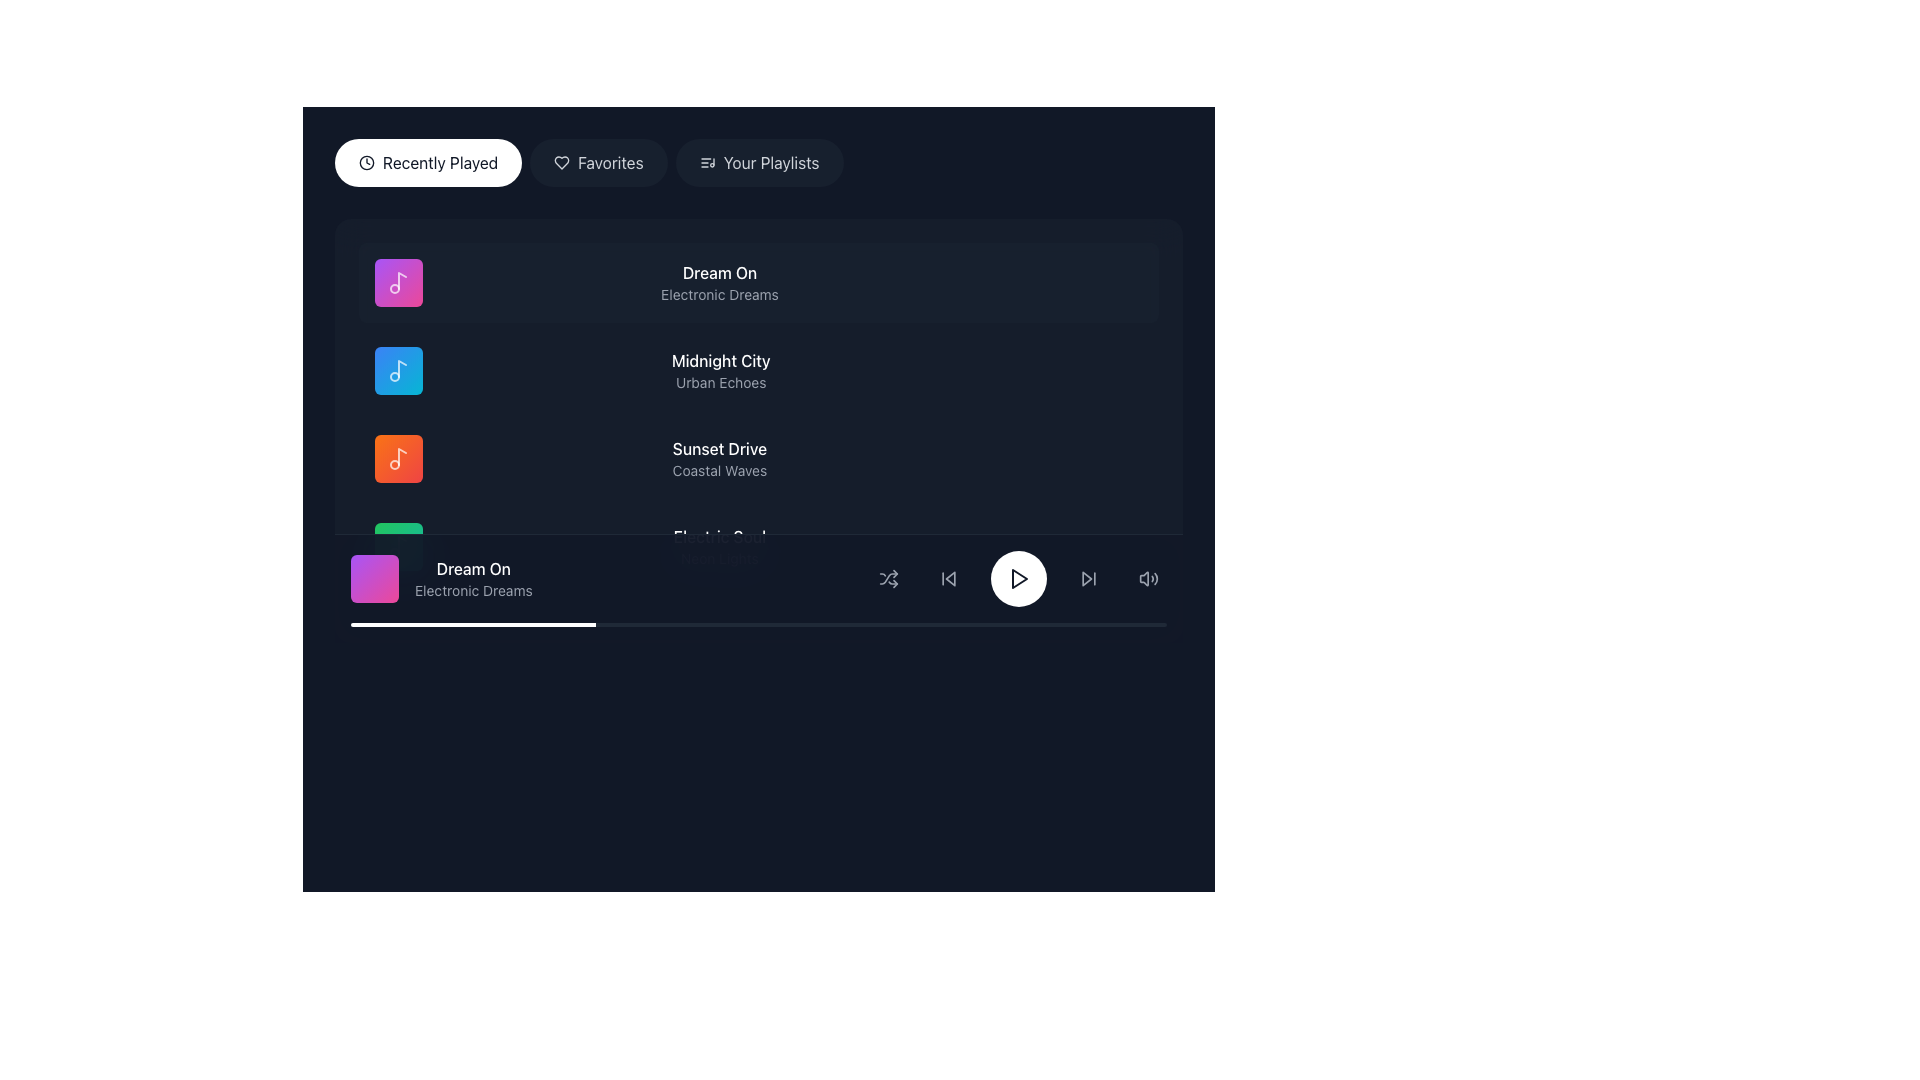 This screenshot has height=1080, width=1920. What do you see at coordinates (398, 547) in the screenshot?
I see `the musical note icon SVG element located centrally within a gradient-filled rounded rectangle, positioned on the left side of the 'Dream On' music item in the list` at bounding box center [398, 547].